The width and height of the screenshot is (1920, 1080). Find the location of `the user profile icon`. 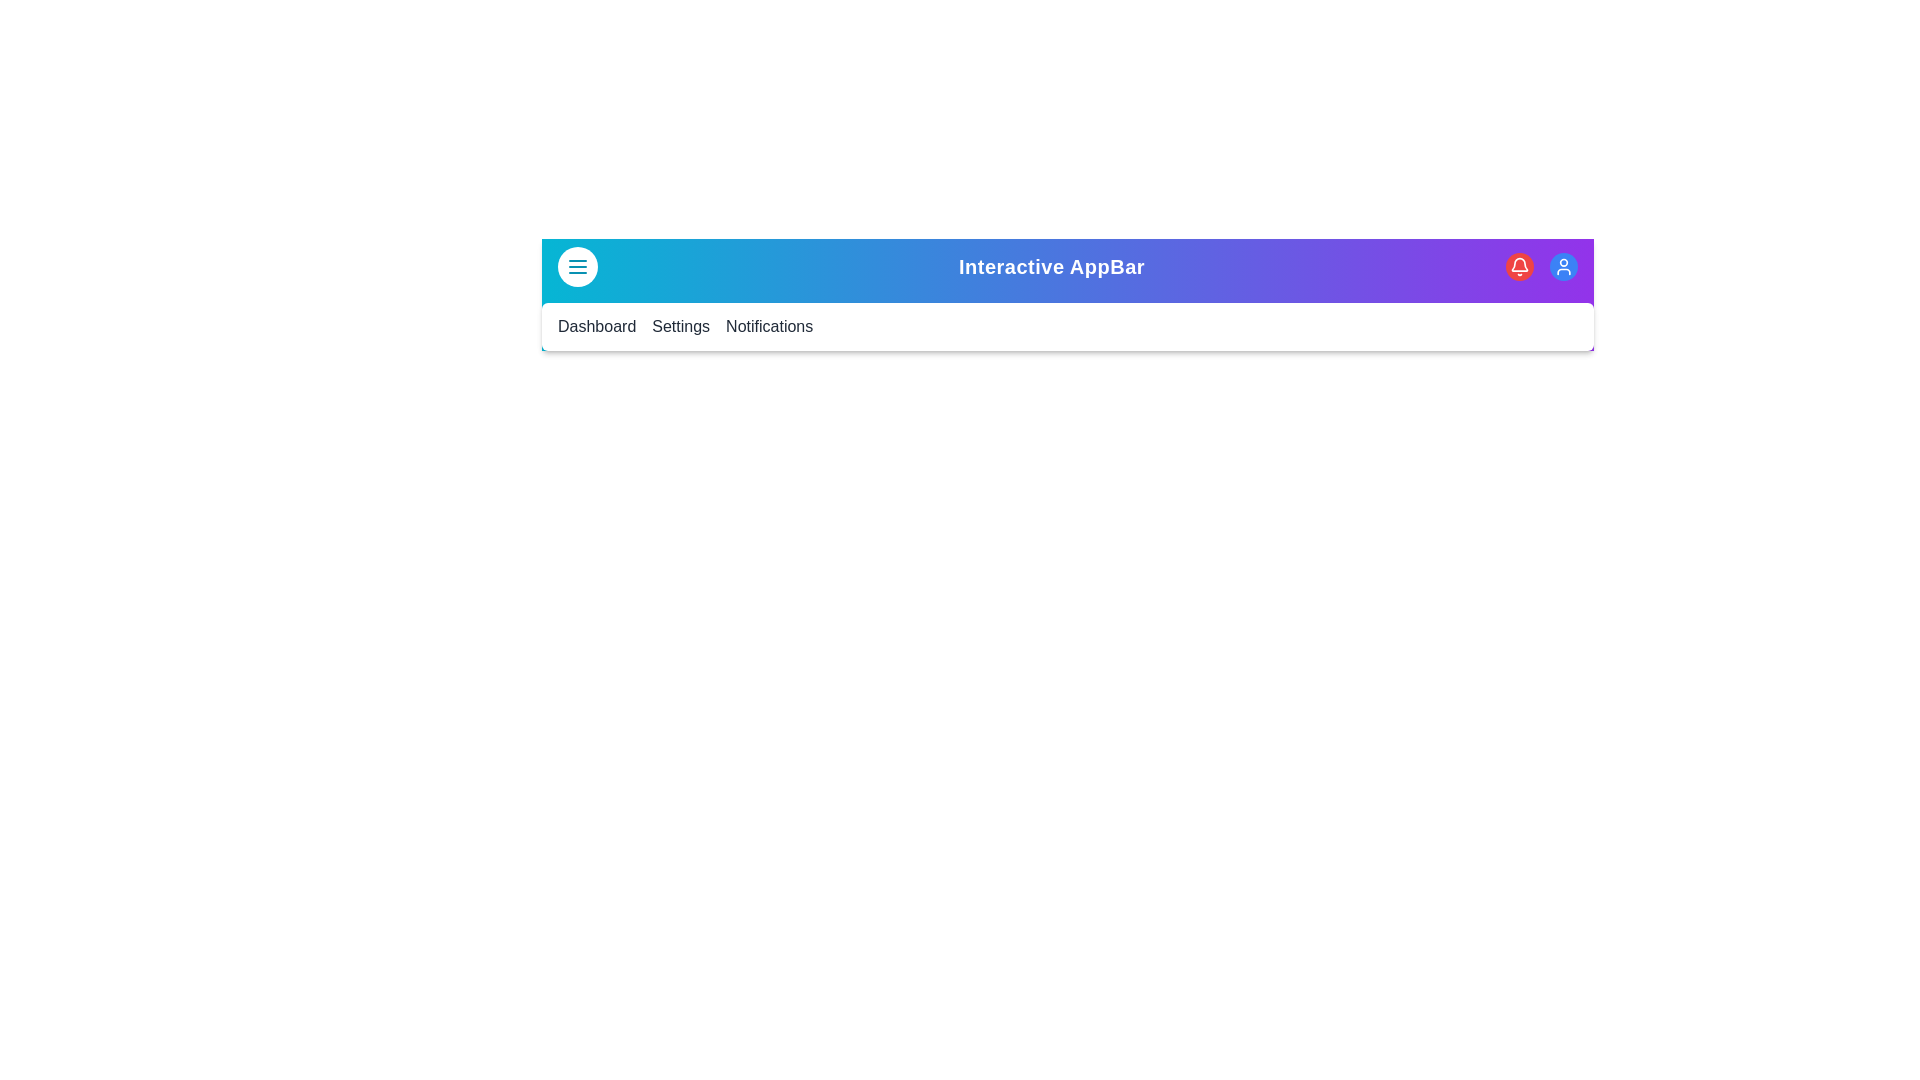

the user profile icon is located at coordinates (1563, 265).